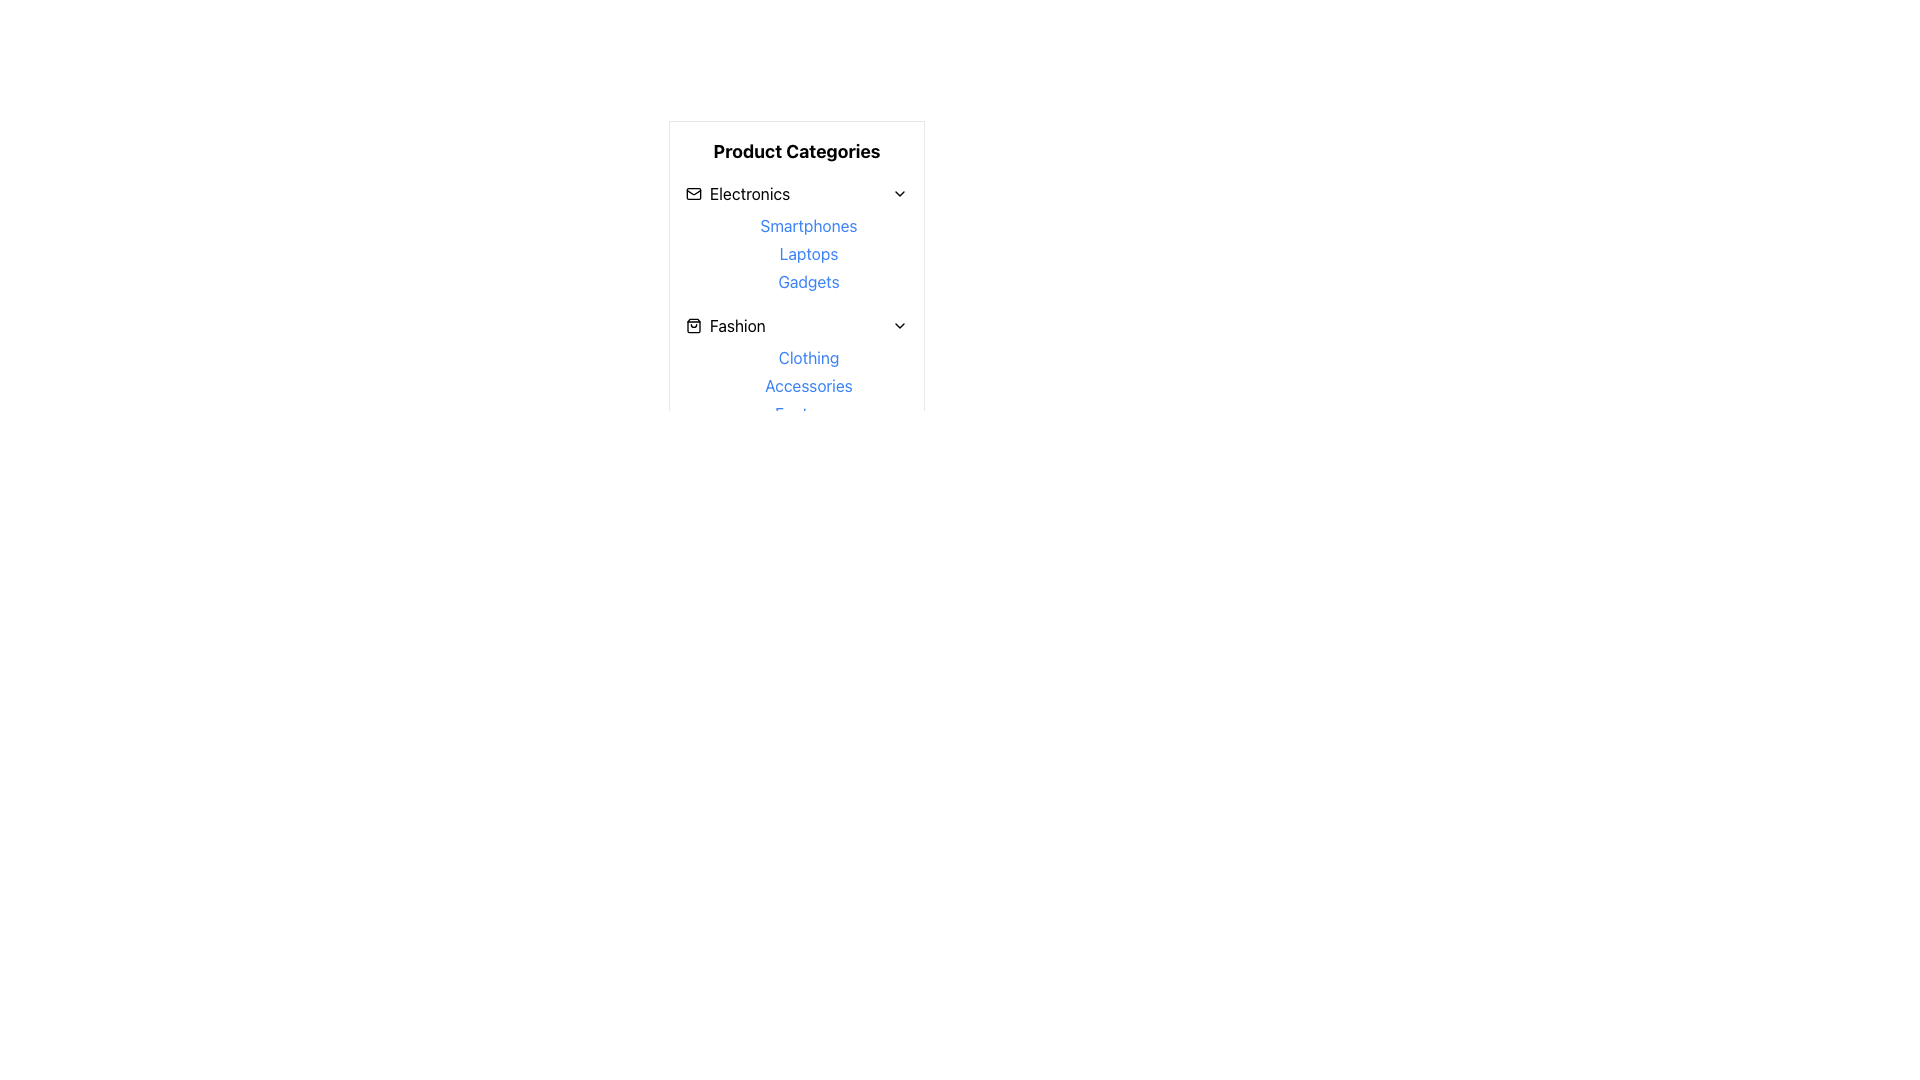 This screenshot has height=1080, width=1920. What do you see at coordinates (694, 193) in the screenshot?
I see `the SVG Rectangle representing the mail icon adjacent to the 'Electronics' label in the Product Categories list` at bounding box center [694, 193].